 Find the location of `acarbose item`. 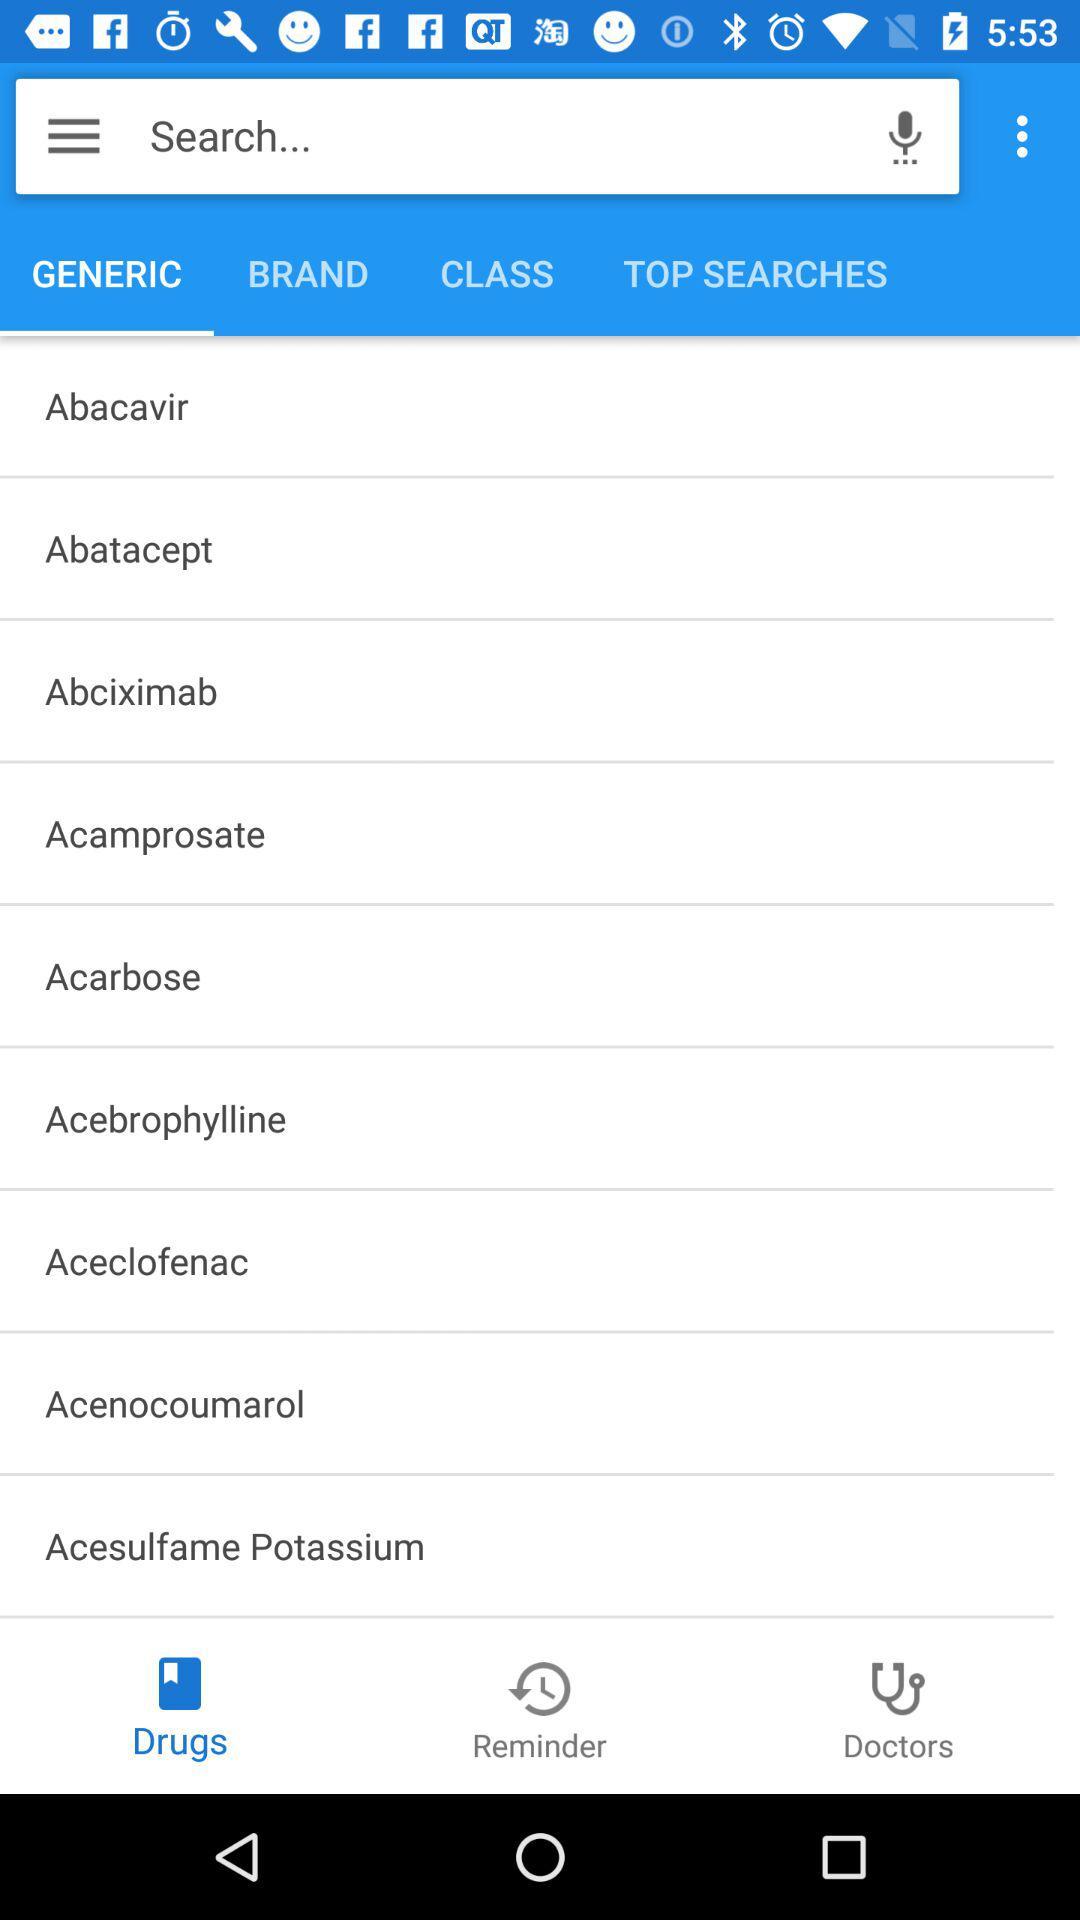

acarbose item is located at coordinates (525, 975).